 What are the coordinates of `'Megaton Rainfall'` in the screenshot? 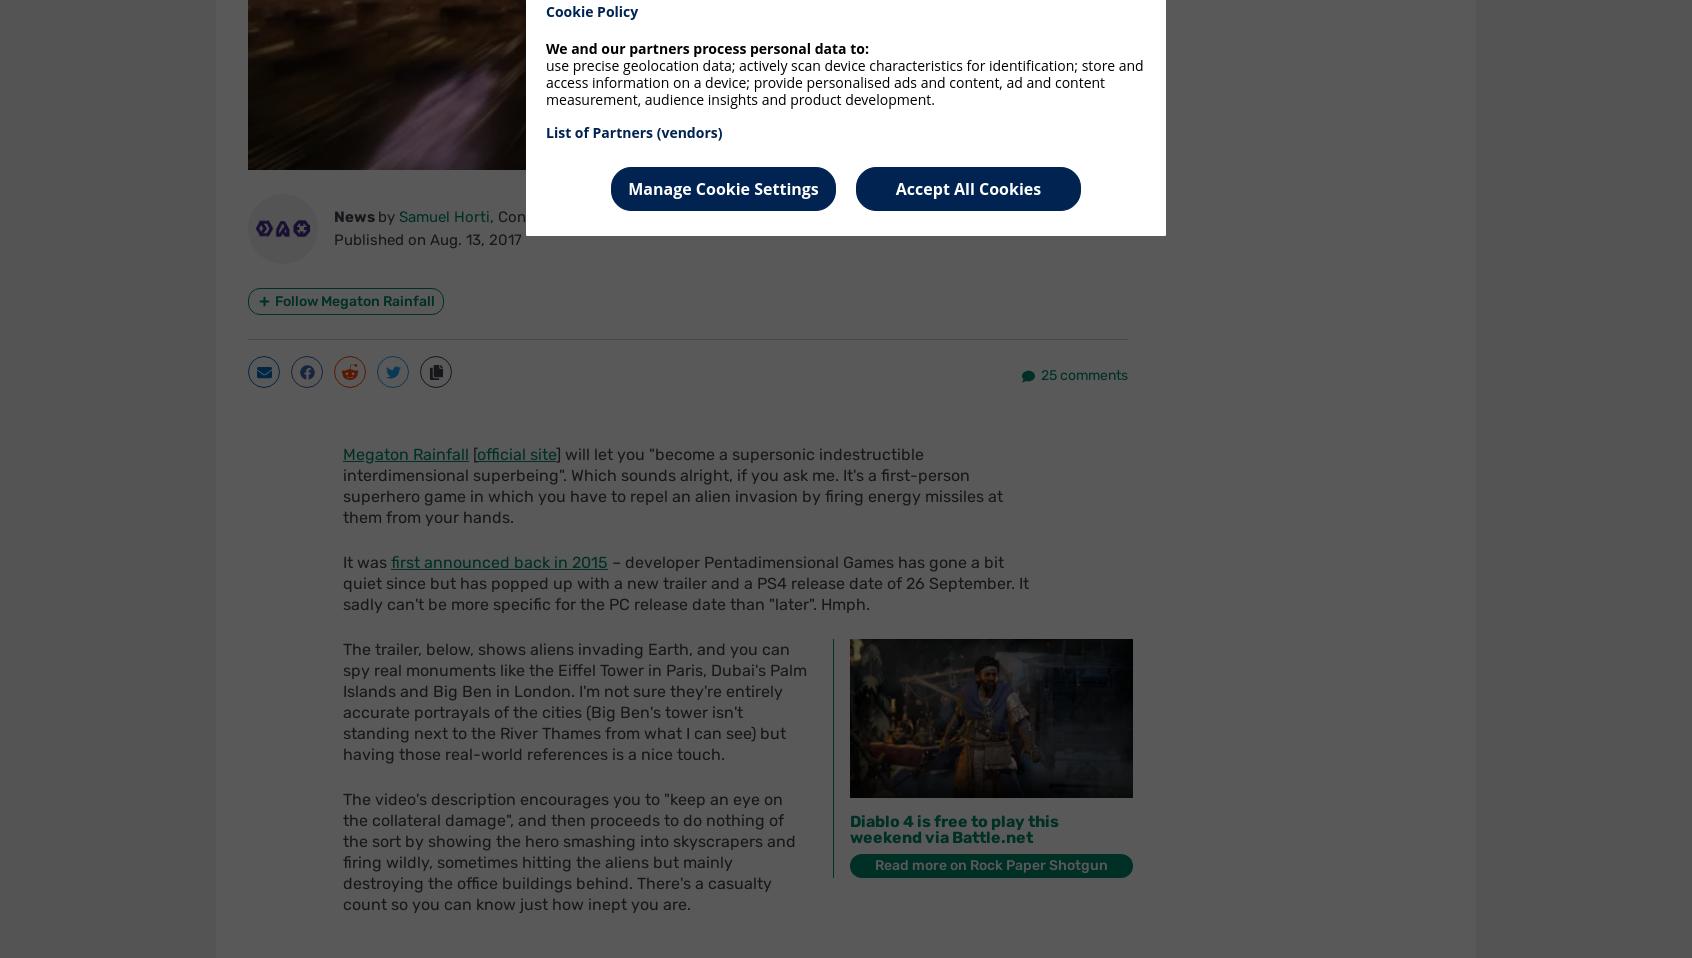 It's located at (406, 454).